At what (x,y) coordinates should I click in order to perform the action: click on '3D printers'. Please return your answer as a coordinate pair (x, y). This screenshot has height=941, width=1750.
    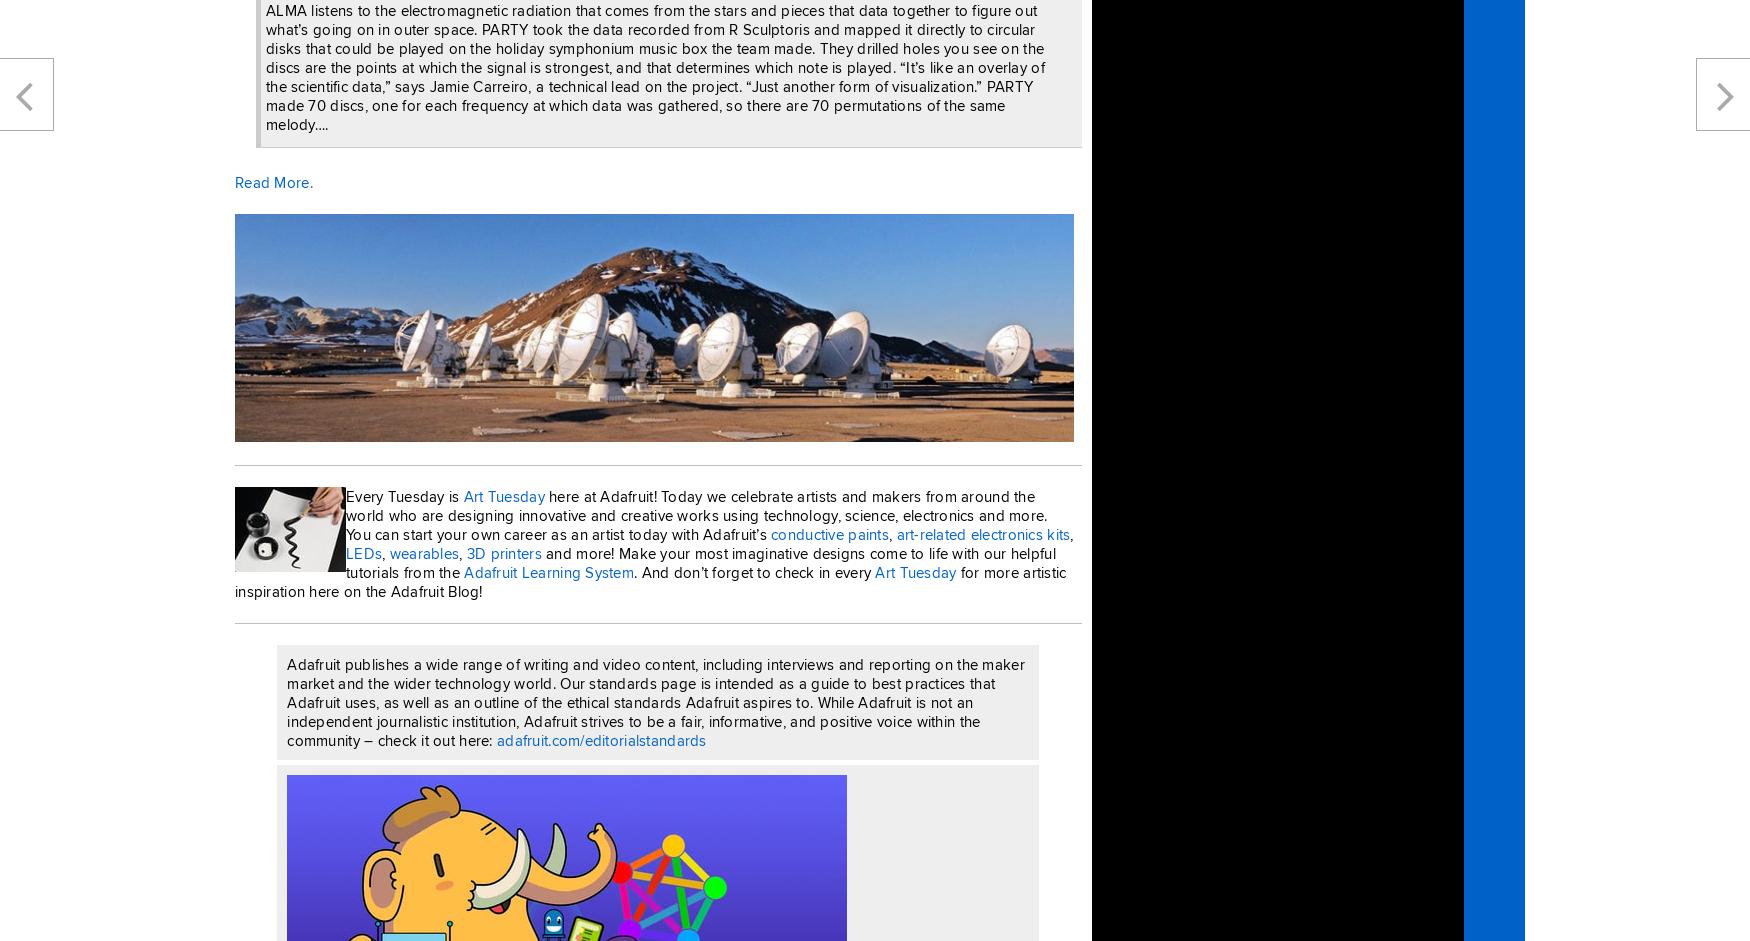
    Looking at the image, I should click on (502, 552).